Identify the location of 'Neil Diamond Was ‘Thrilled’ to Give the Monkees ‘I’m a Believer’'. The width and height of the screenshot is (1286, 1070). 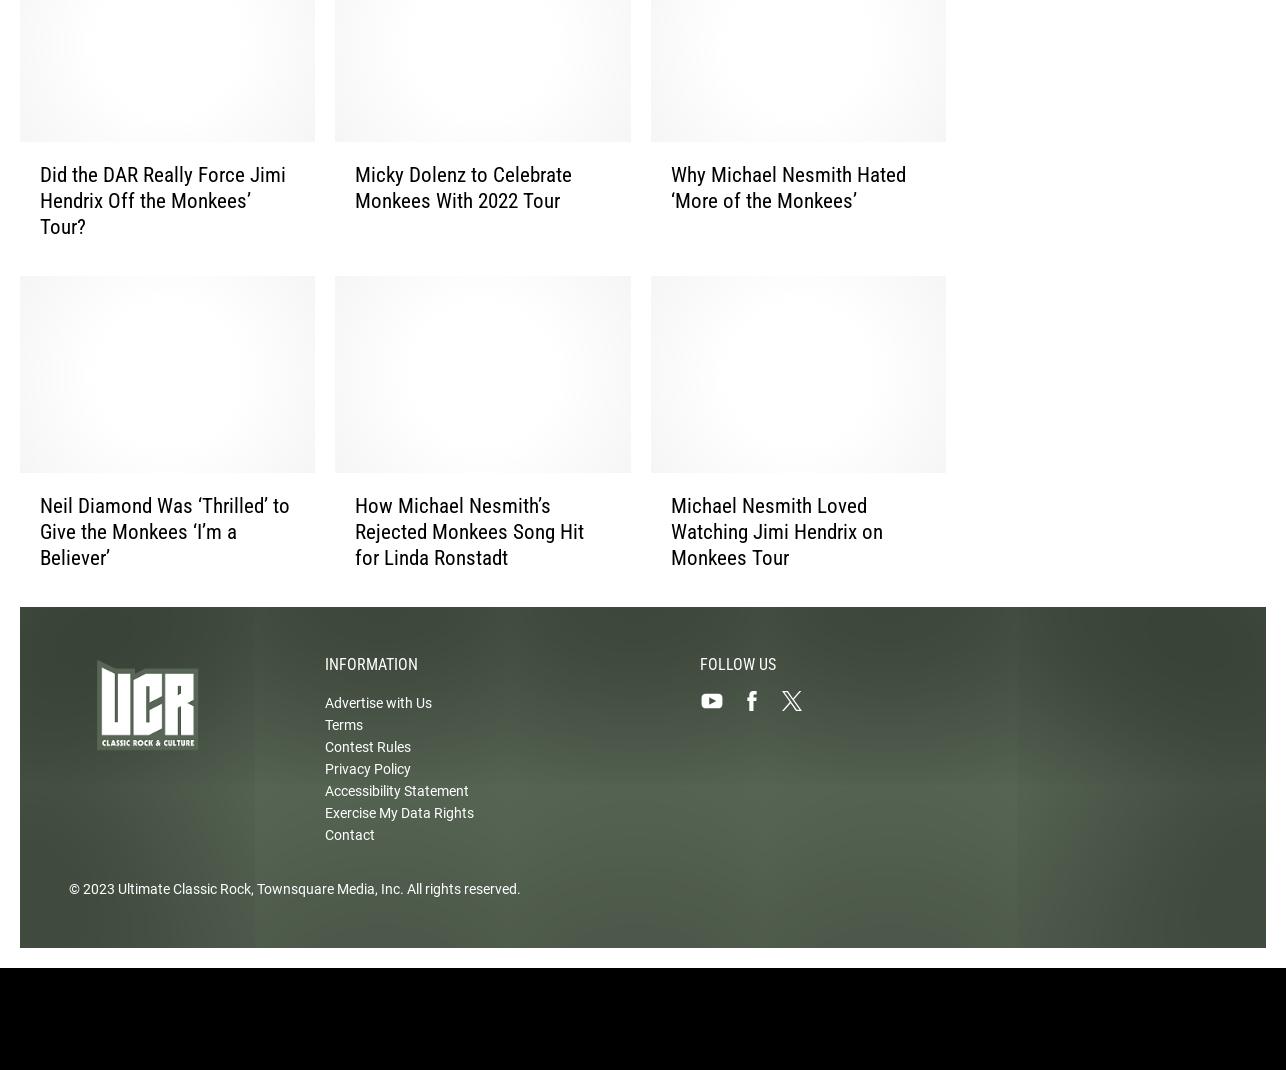
(39, 548).